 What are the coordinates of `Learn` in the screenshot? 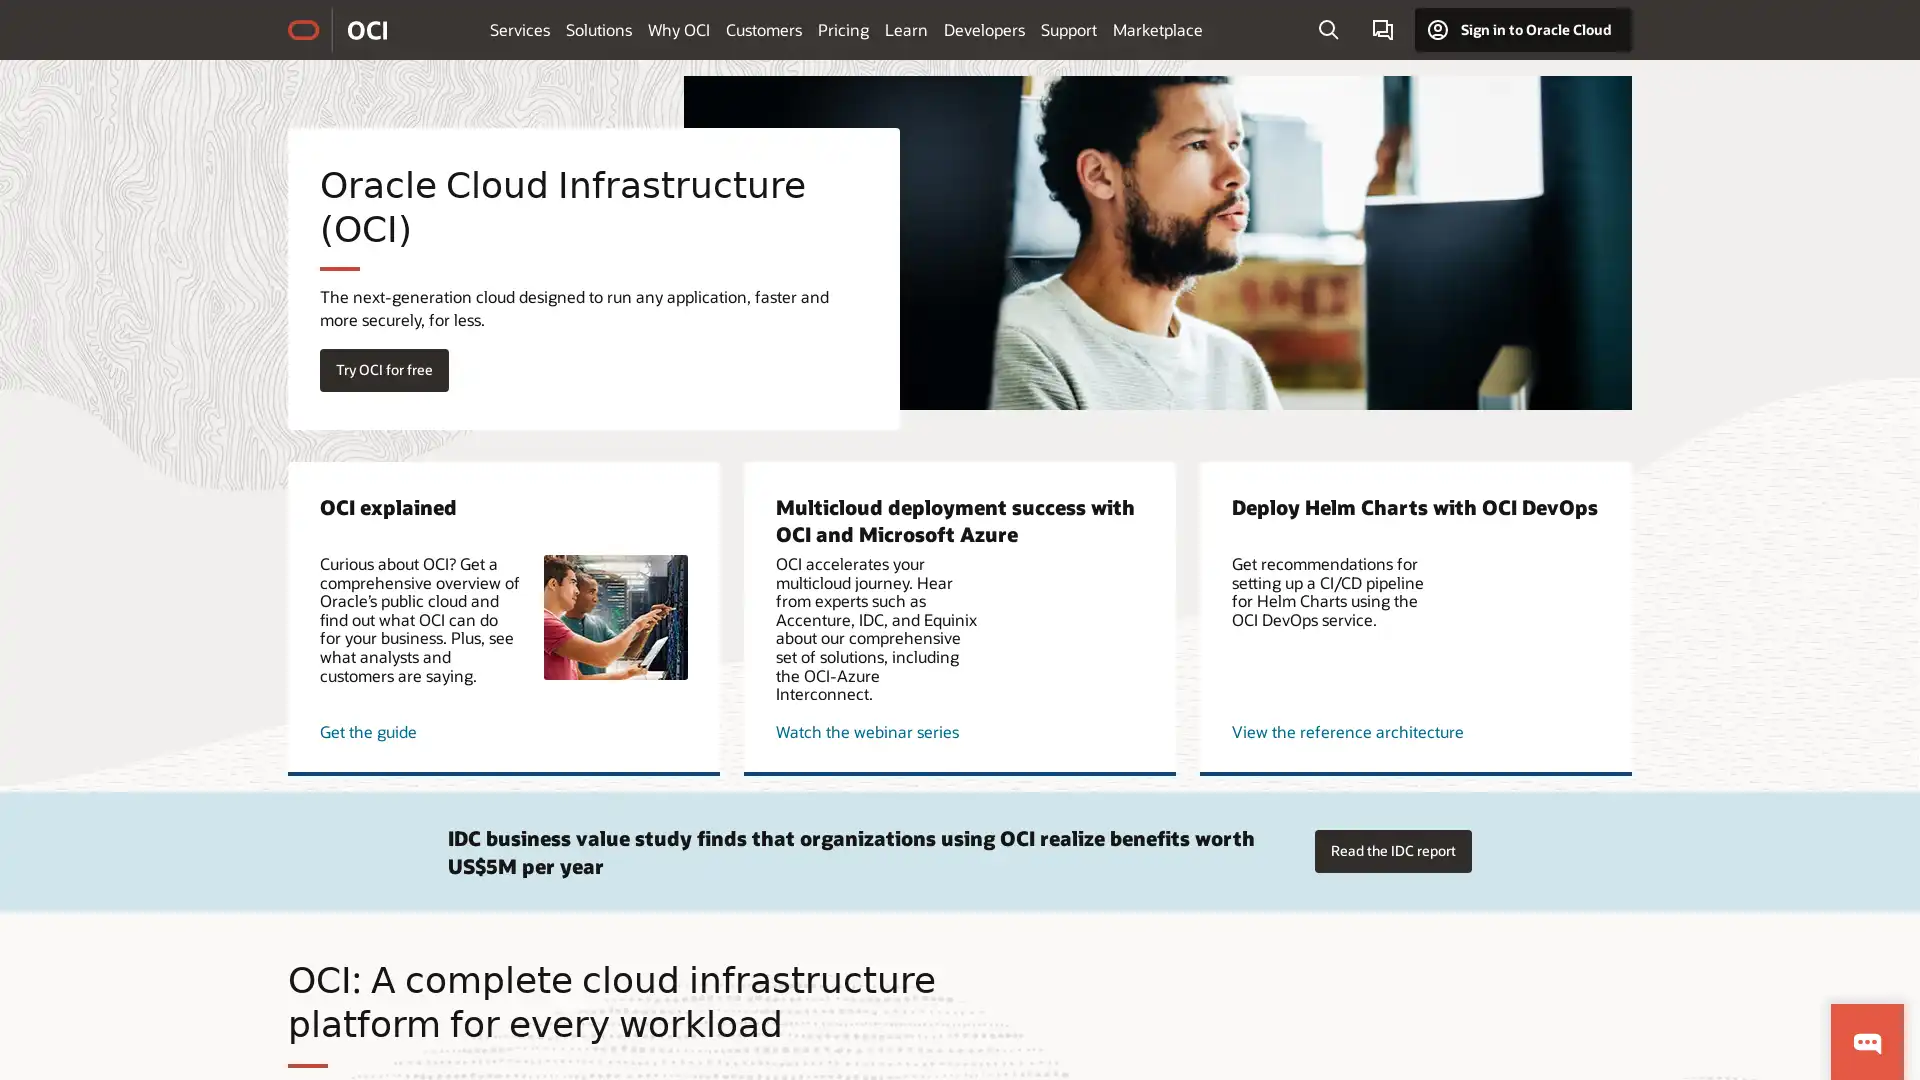 It's located at (905, 29).